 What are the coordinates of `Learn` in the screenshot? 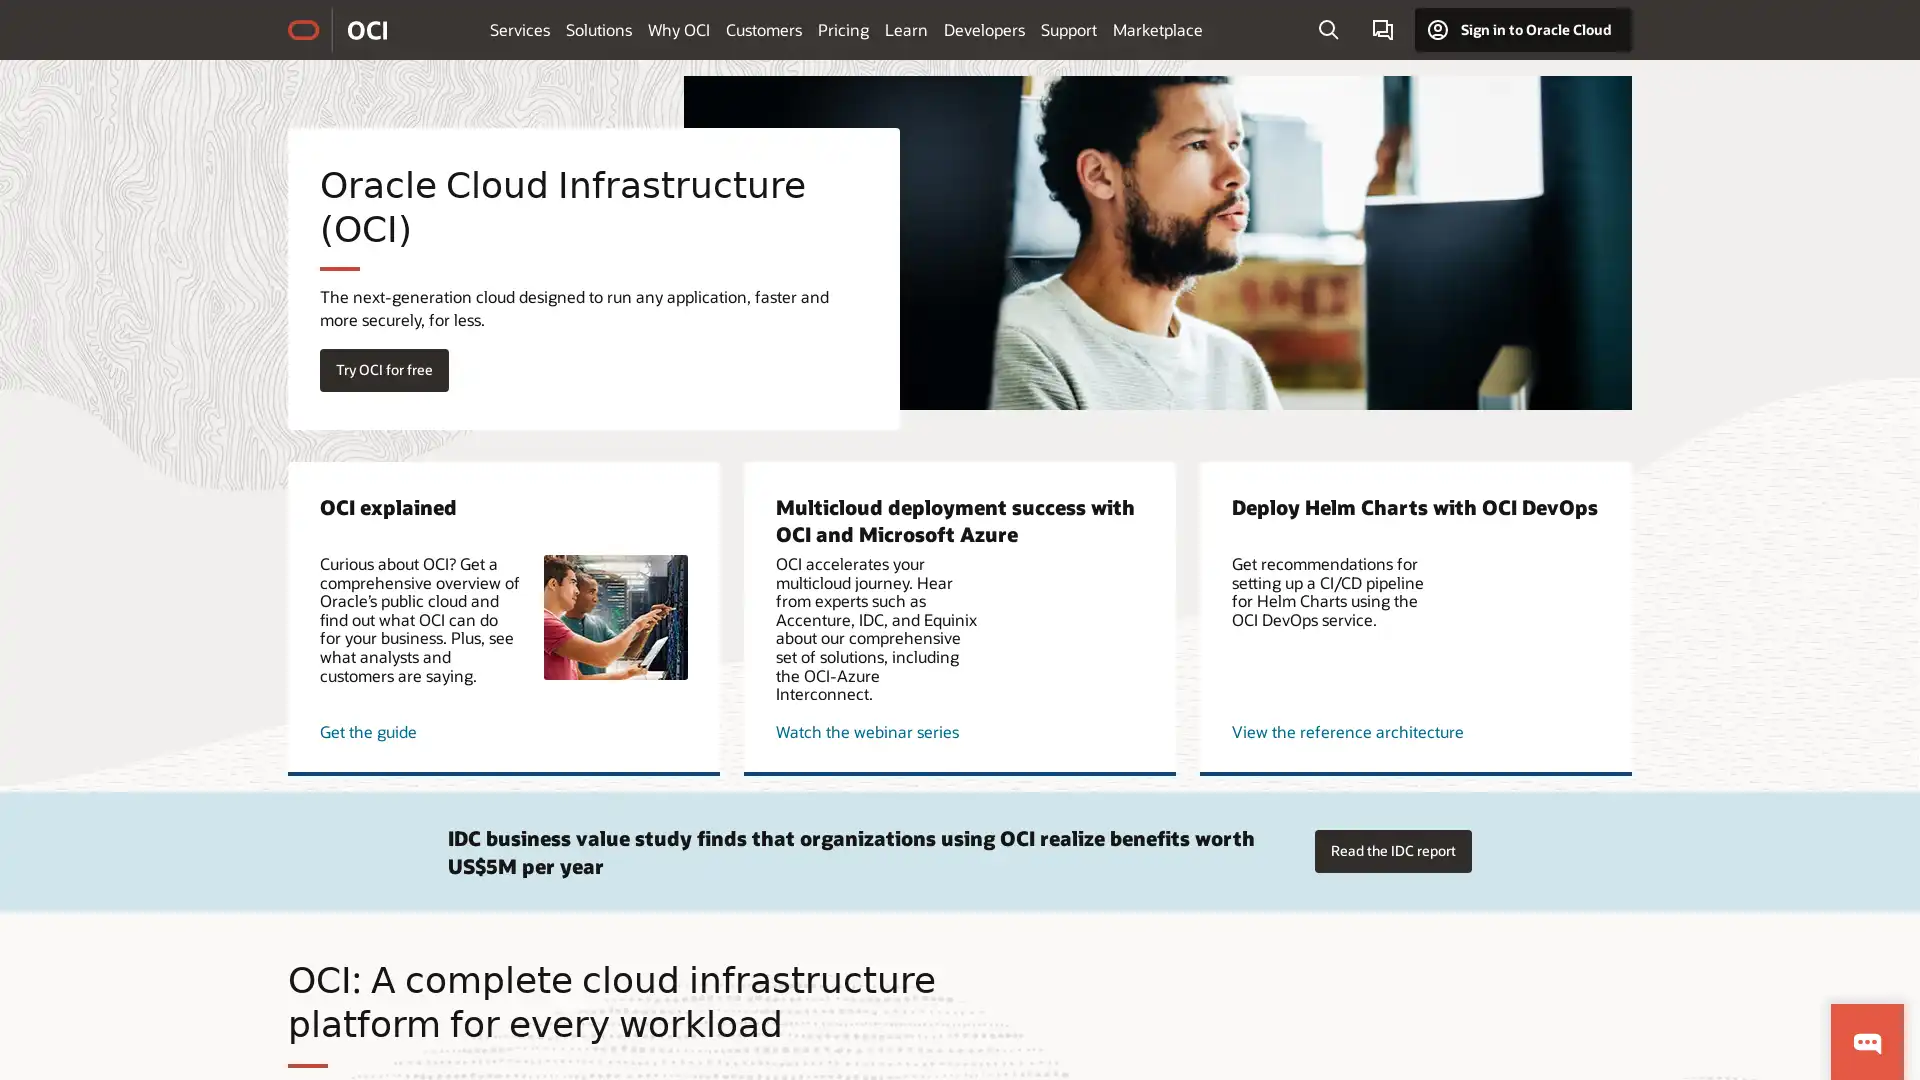 It's located at (905, 29).